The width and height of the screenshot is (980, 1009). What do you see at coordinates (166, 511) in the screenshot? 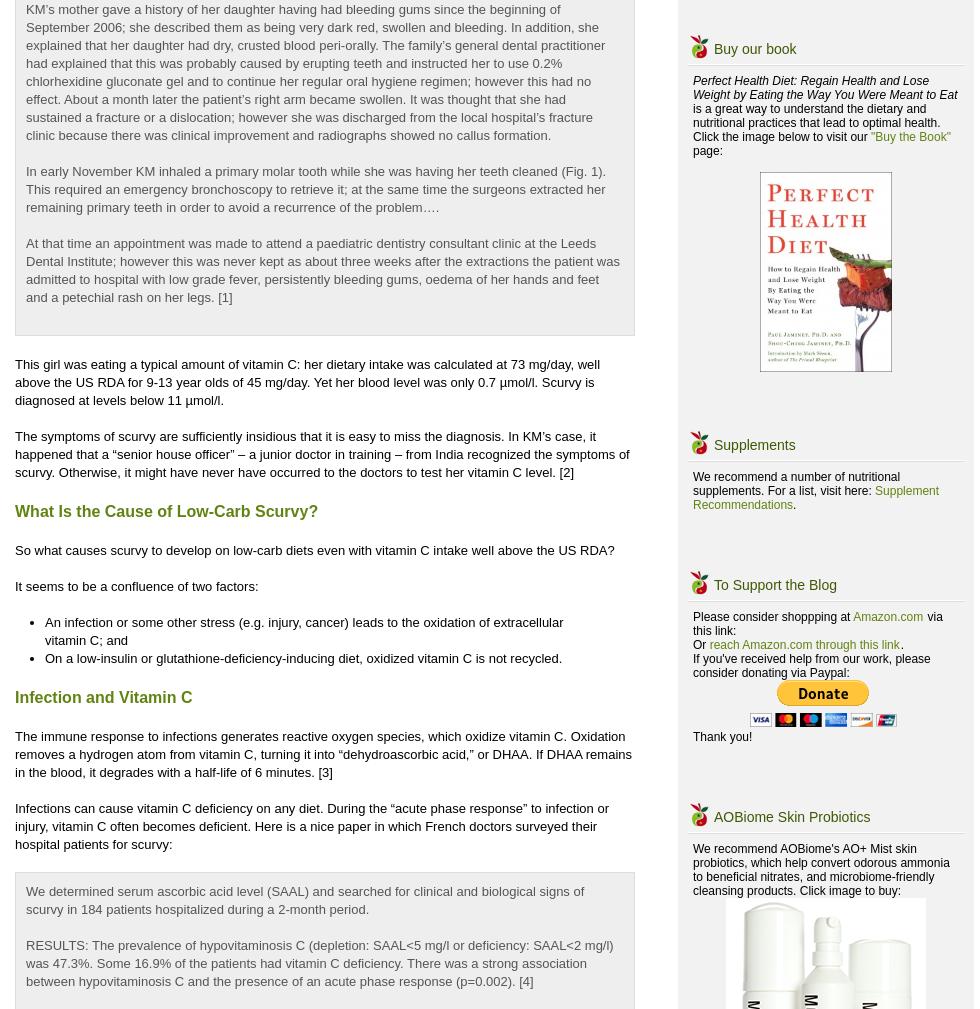
I see `'What Is the Cause of Low-Carb Scurvy?'` at bounding box center [166, 511].